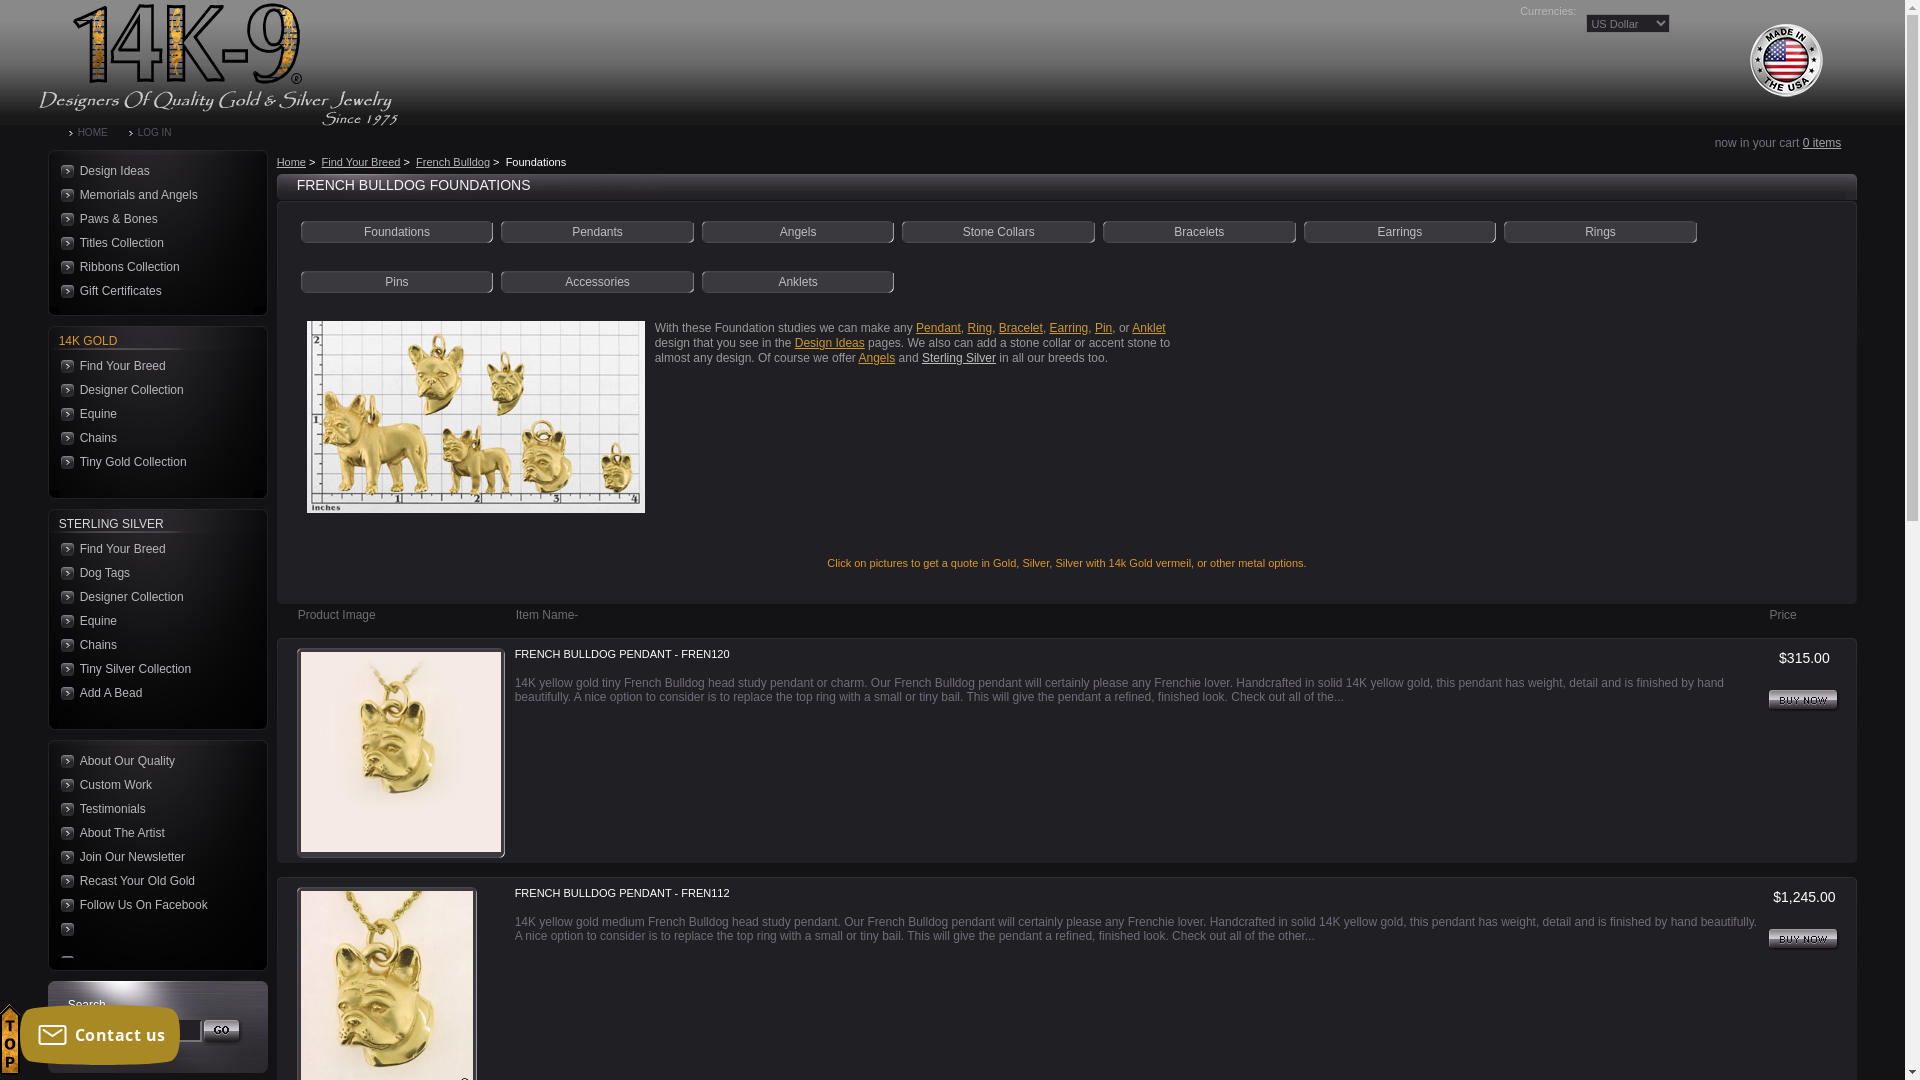  Describe the element at coordinates (397, 230) in the screenshot. I see `'Foundations'` at that location.